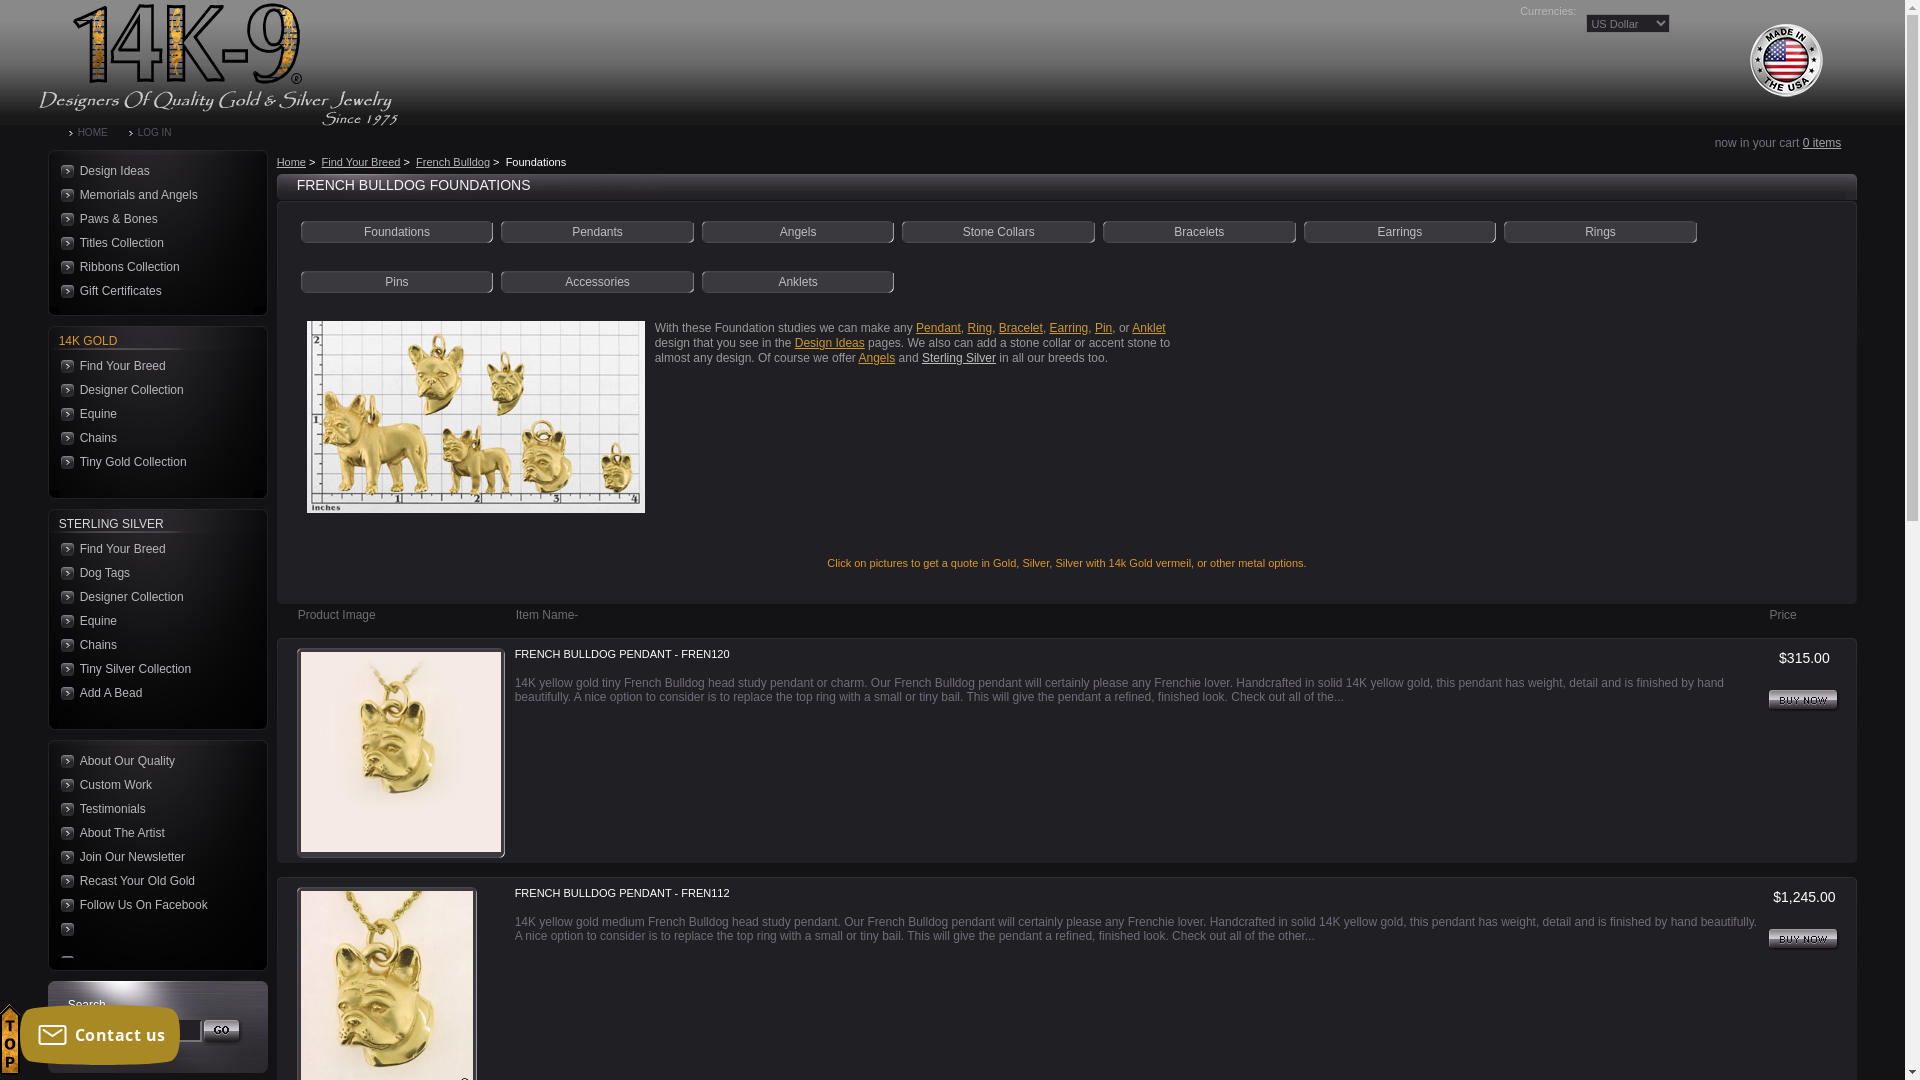  Describe the element at coordinates (397, 230) in the screenshot. I see `'Foundations'` at that location.